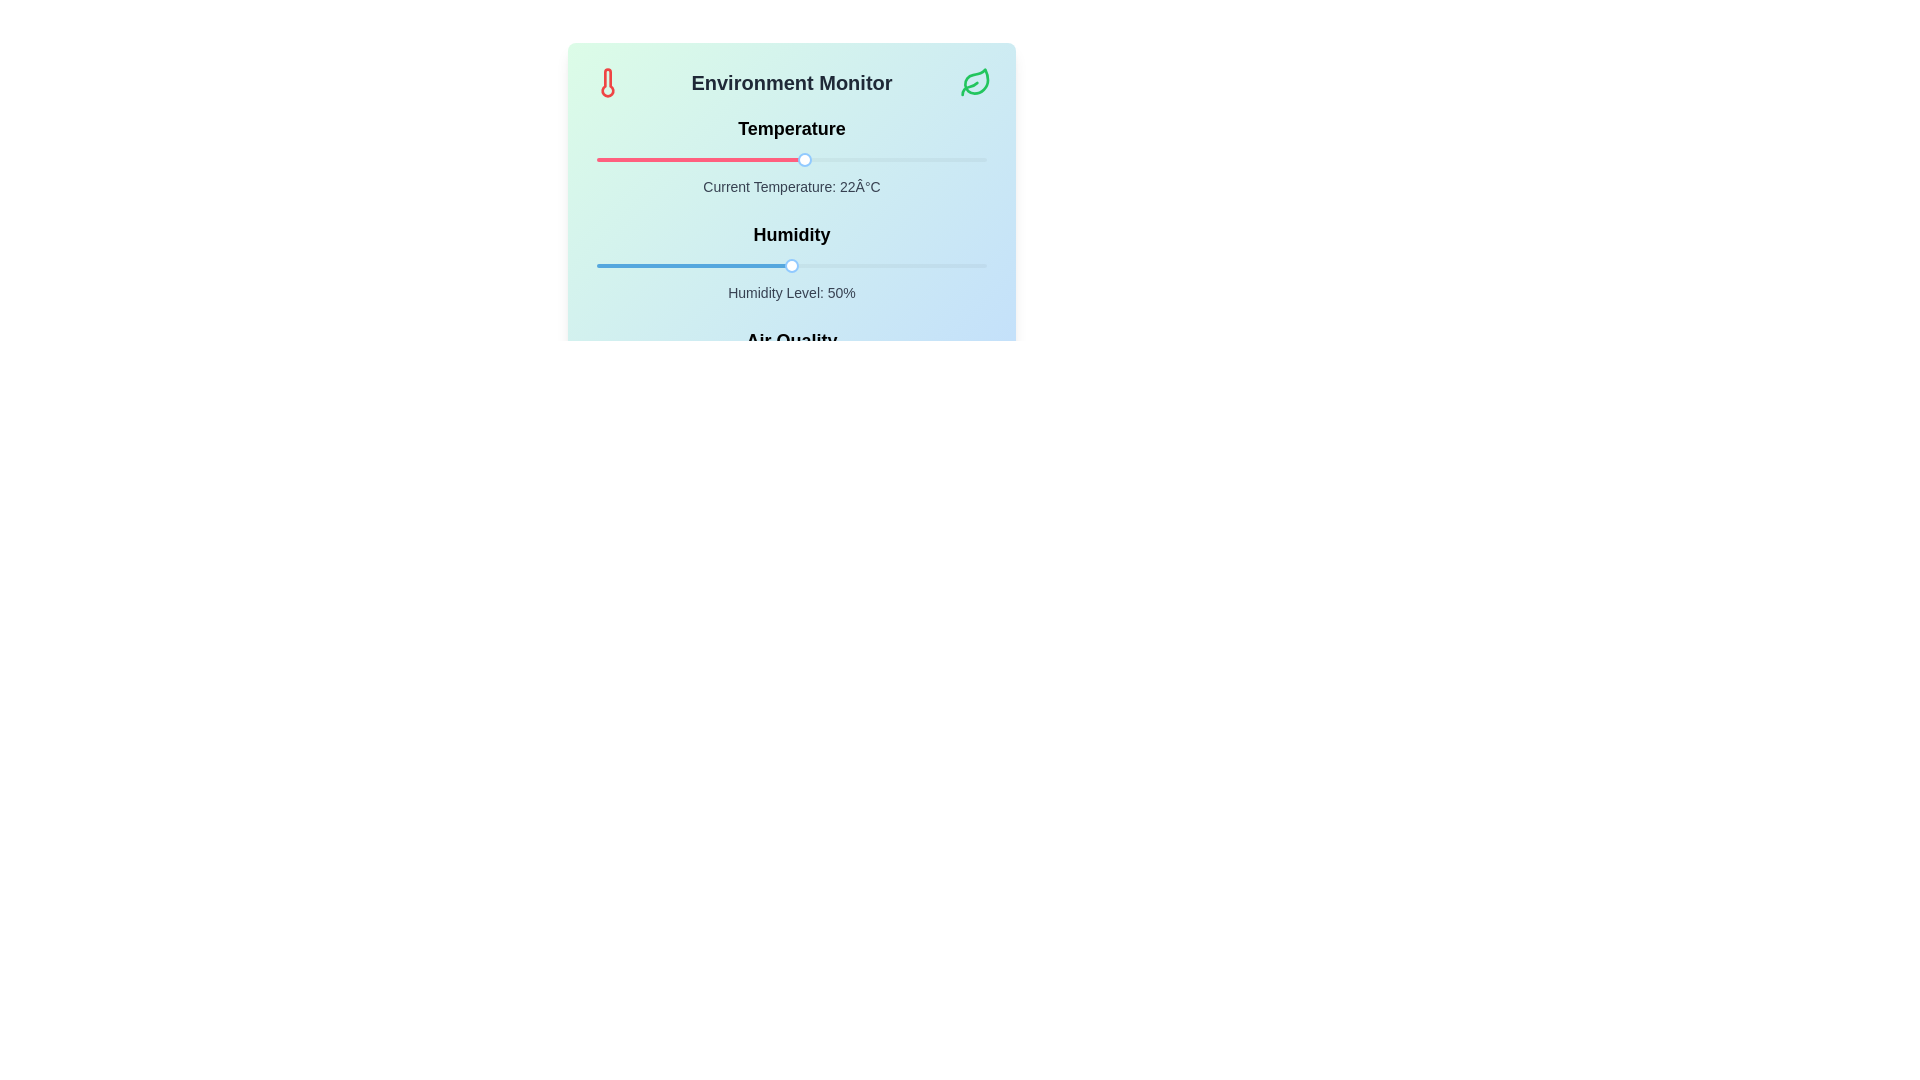  I want to click on the static text label displaying 'Current Temperature: 22Â°C' in the 'Environment Monitor' interface, so click(791, 186).